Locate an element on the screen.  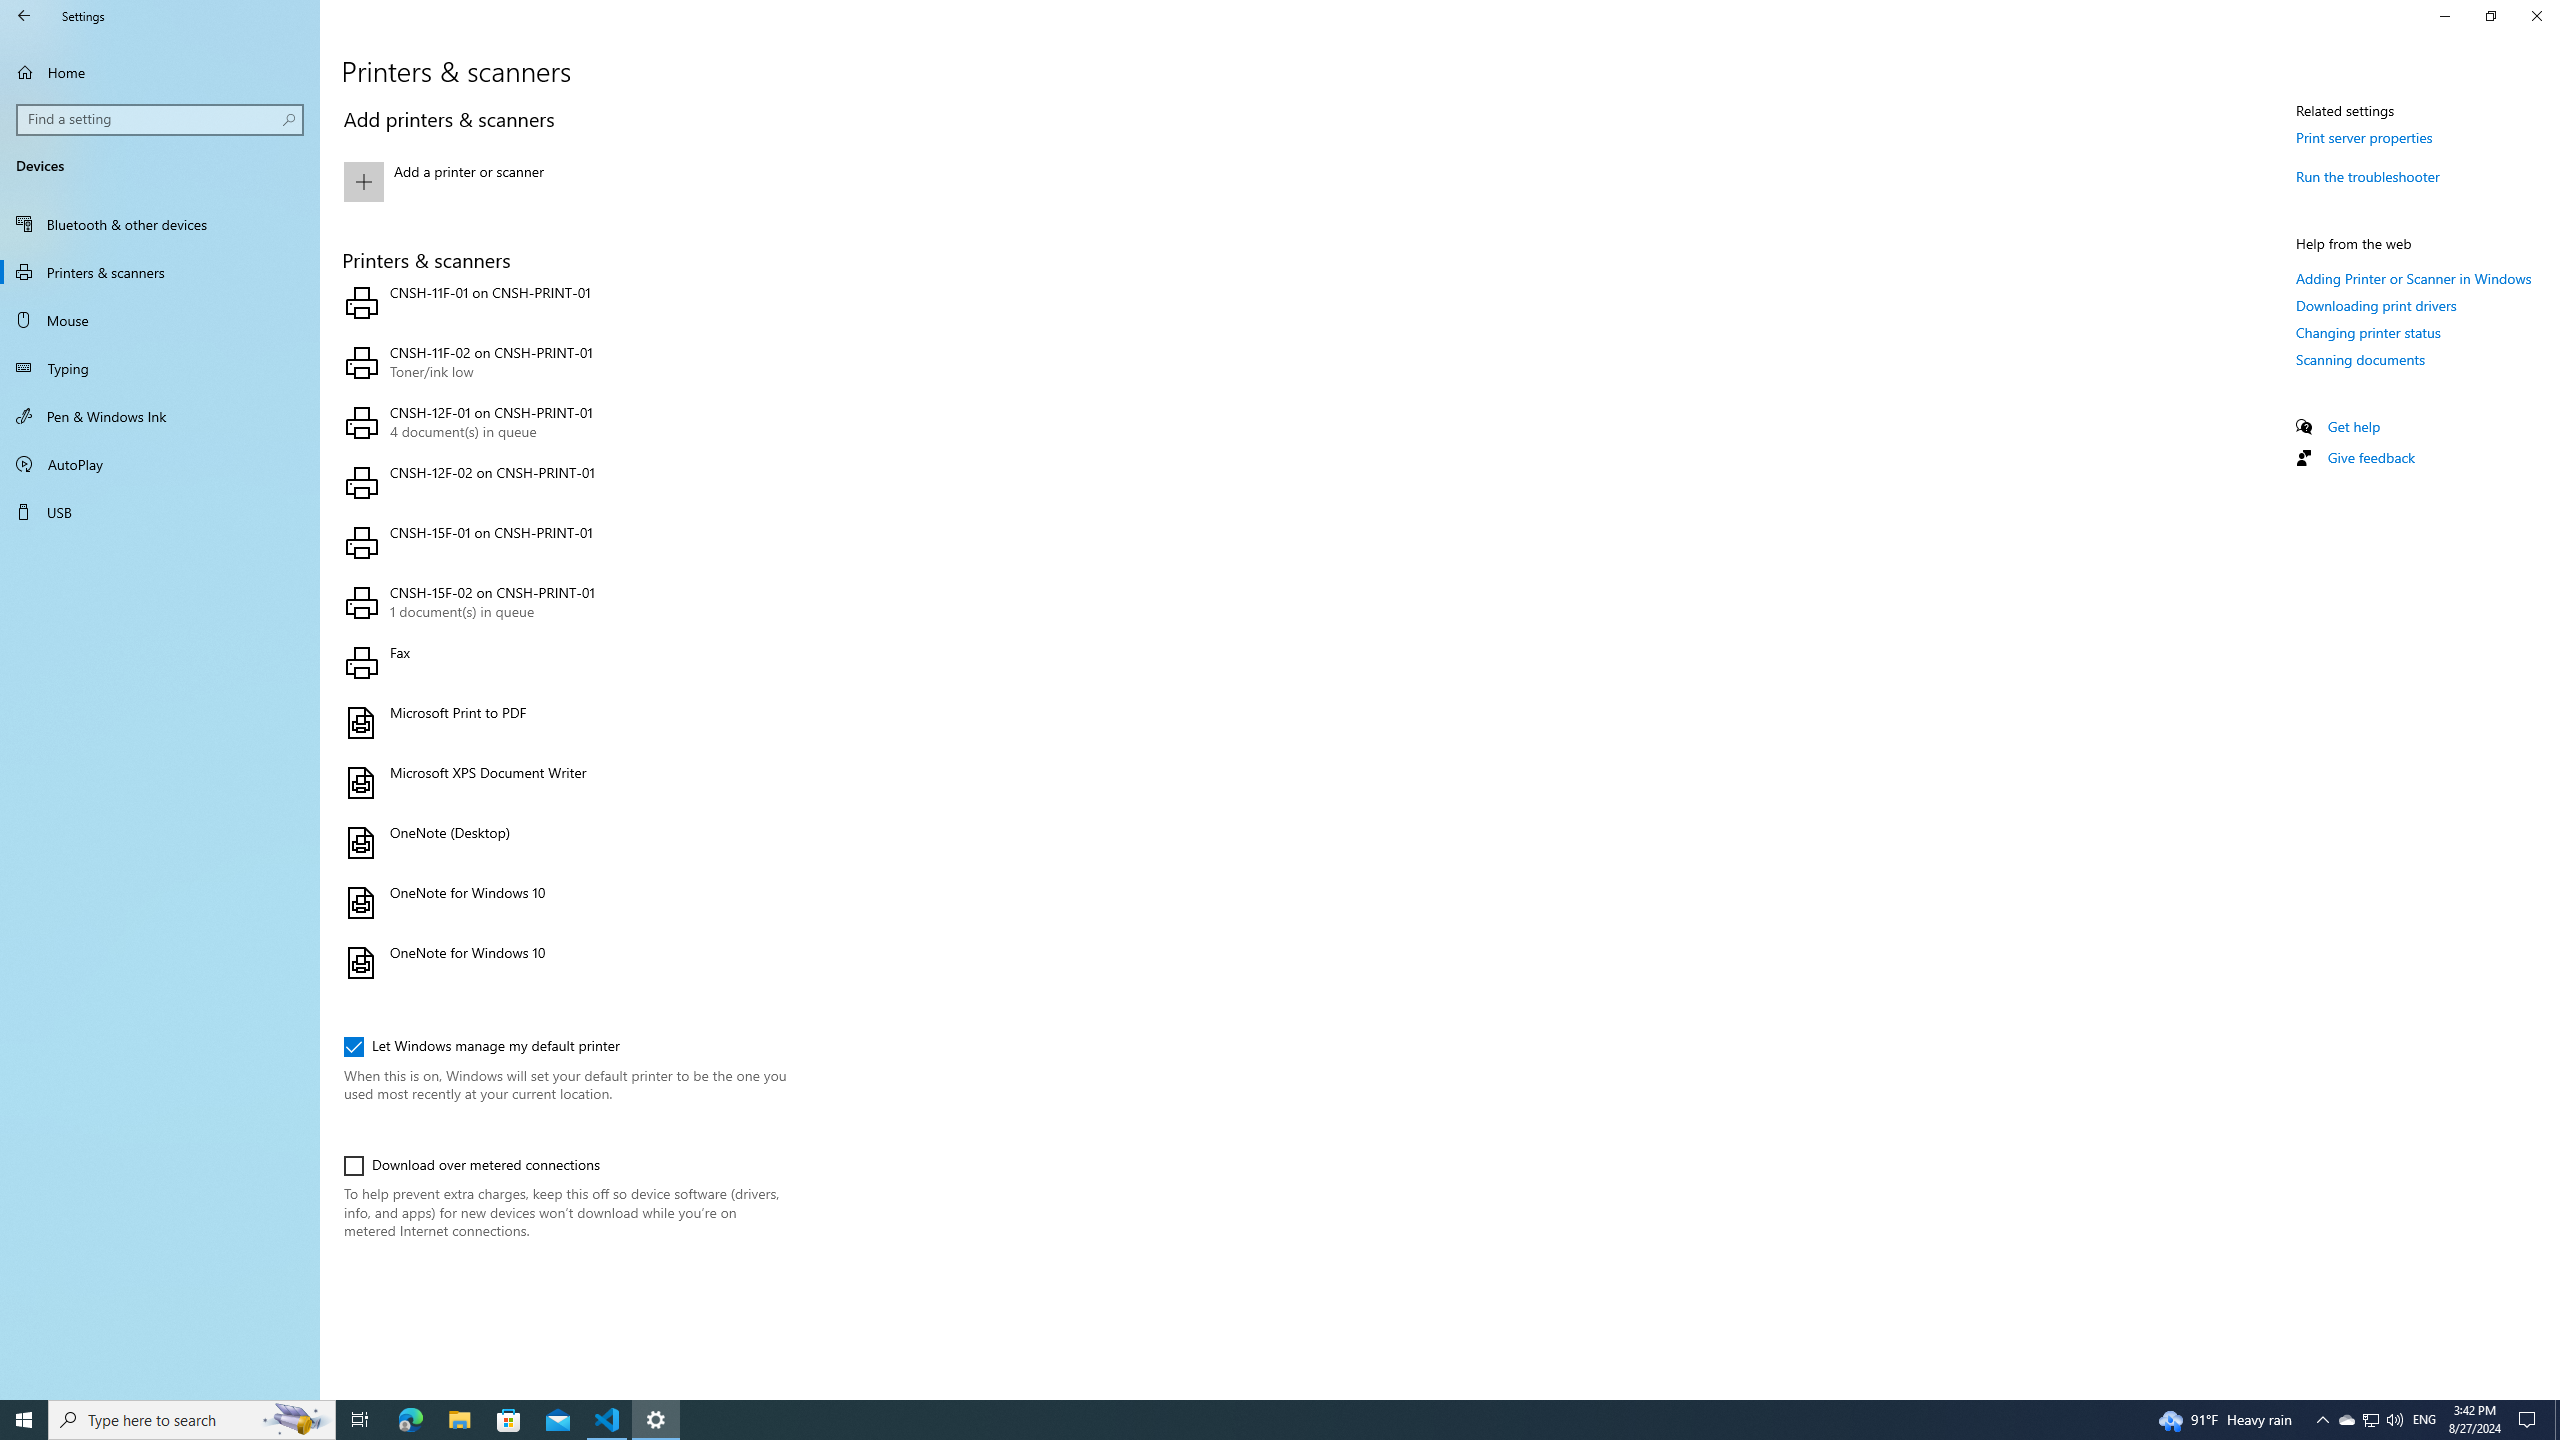
'Microsoft Print to PDF' is located at coordinates (560, 721).